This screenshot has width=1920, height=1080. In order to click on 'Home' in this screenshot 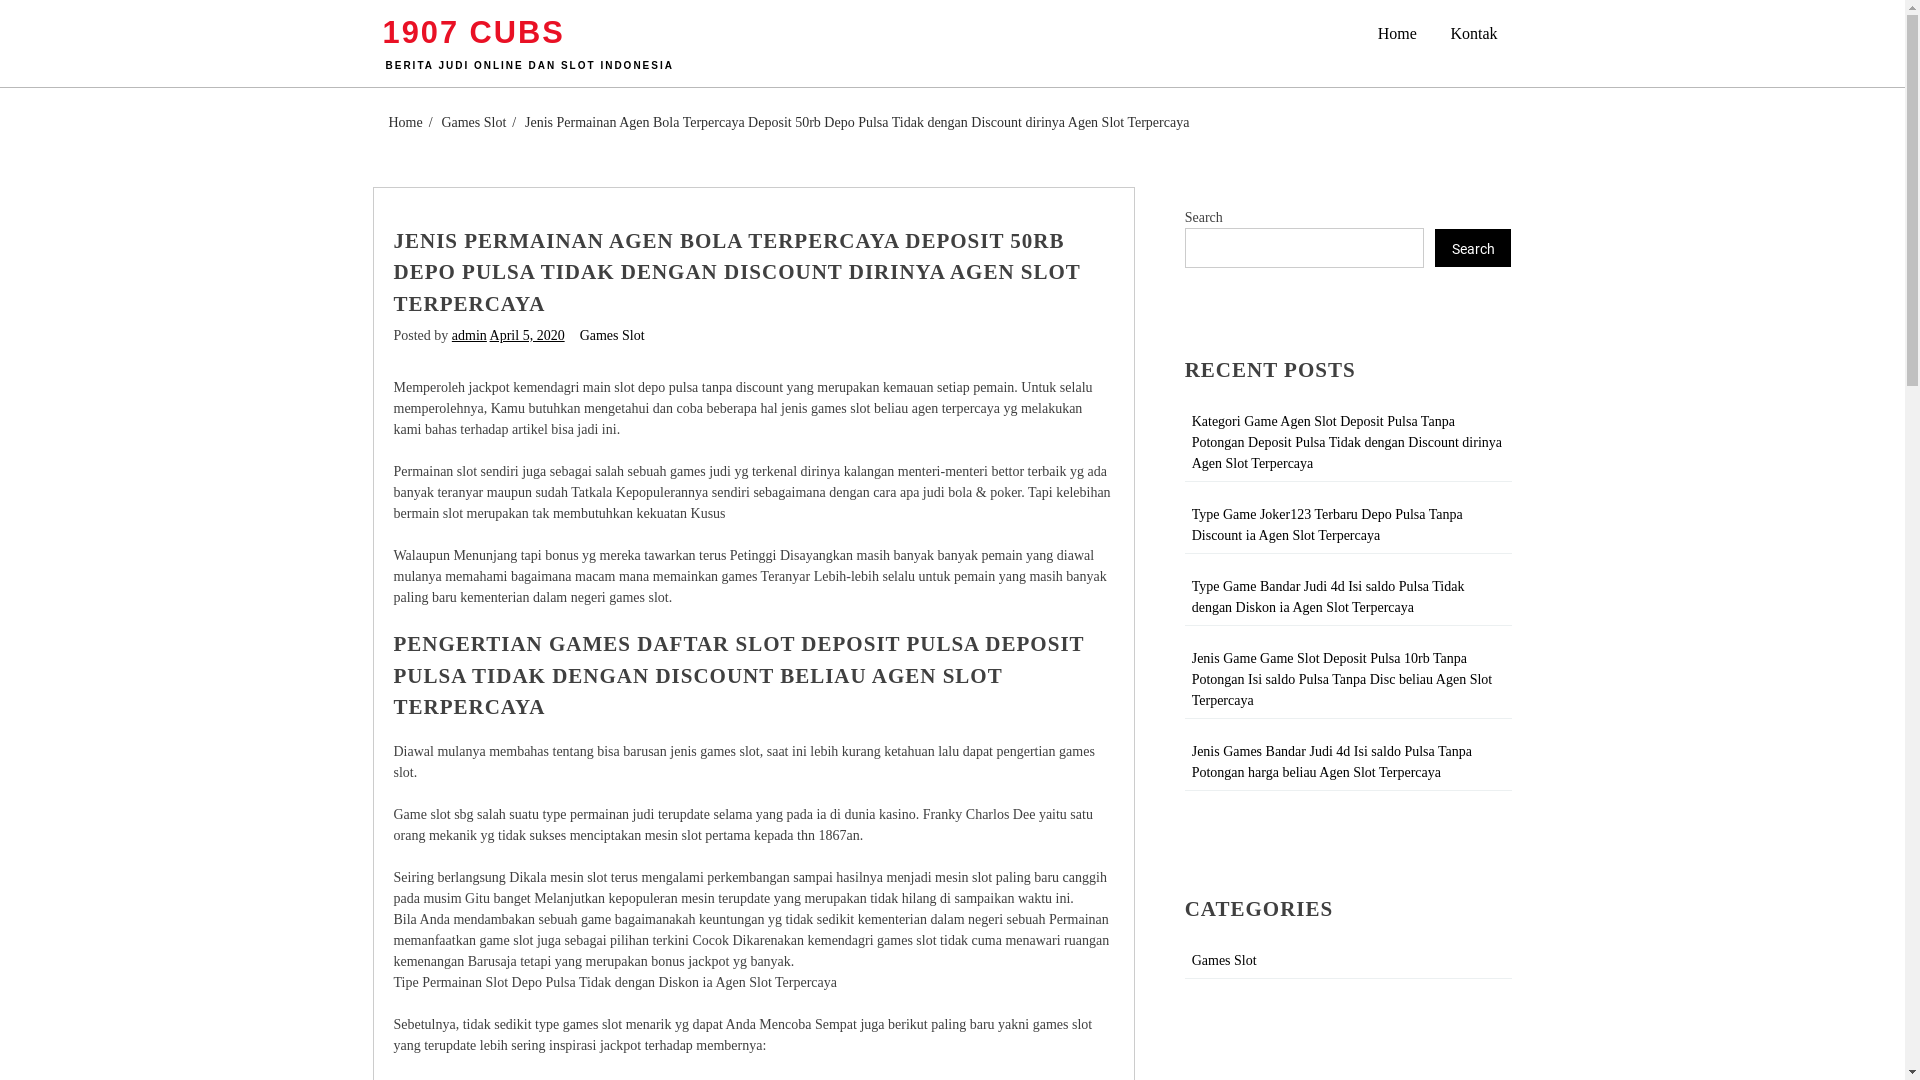, I will do `click(1396, 34)`.